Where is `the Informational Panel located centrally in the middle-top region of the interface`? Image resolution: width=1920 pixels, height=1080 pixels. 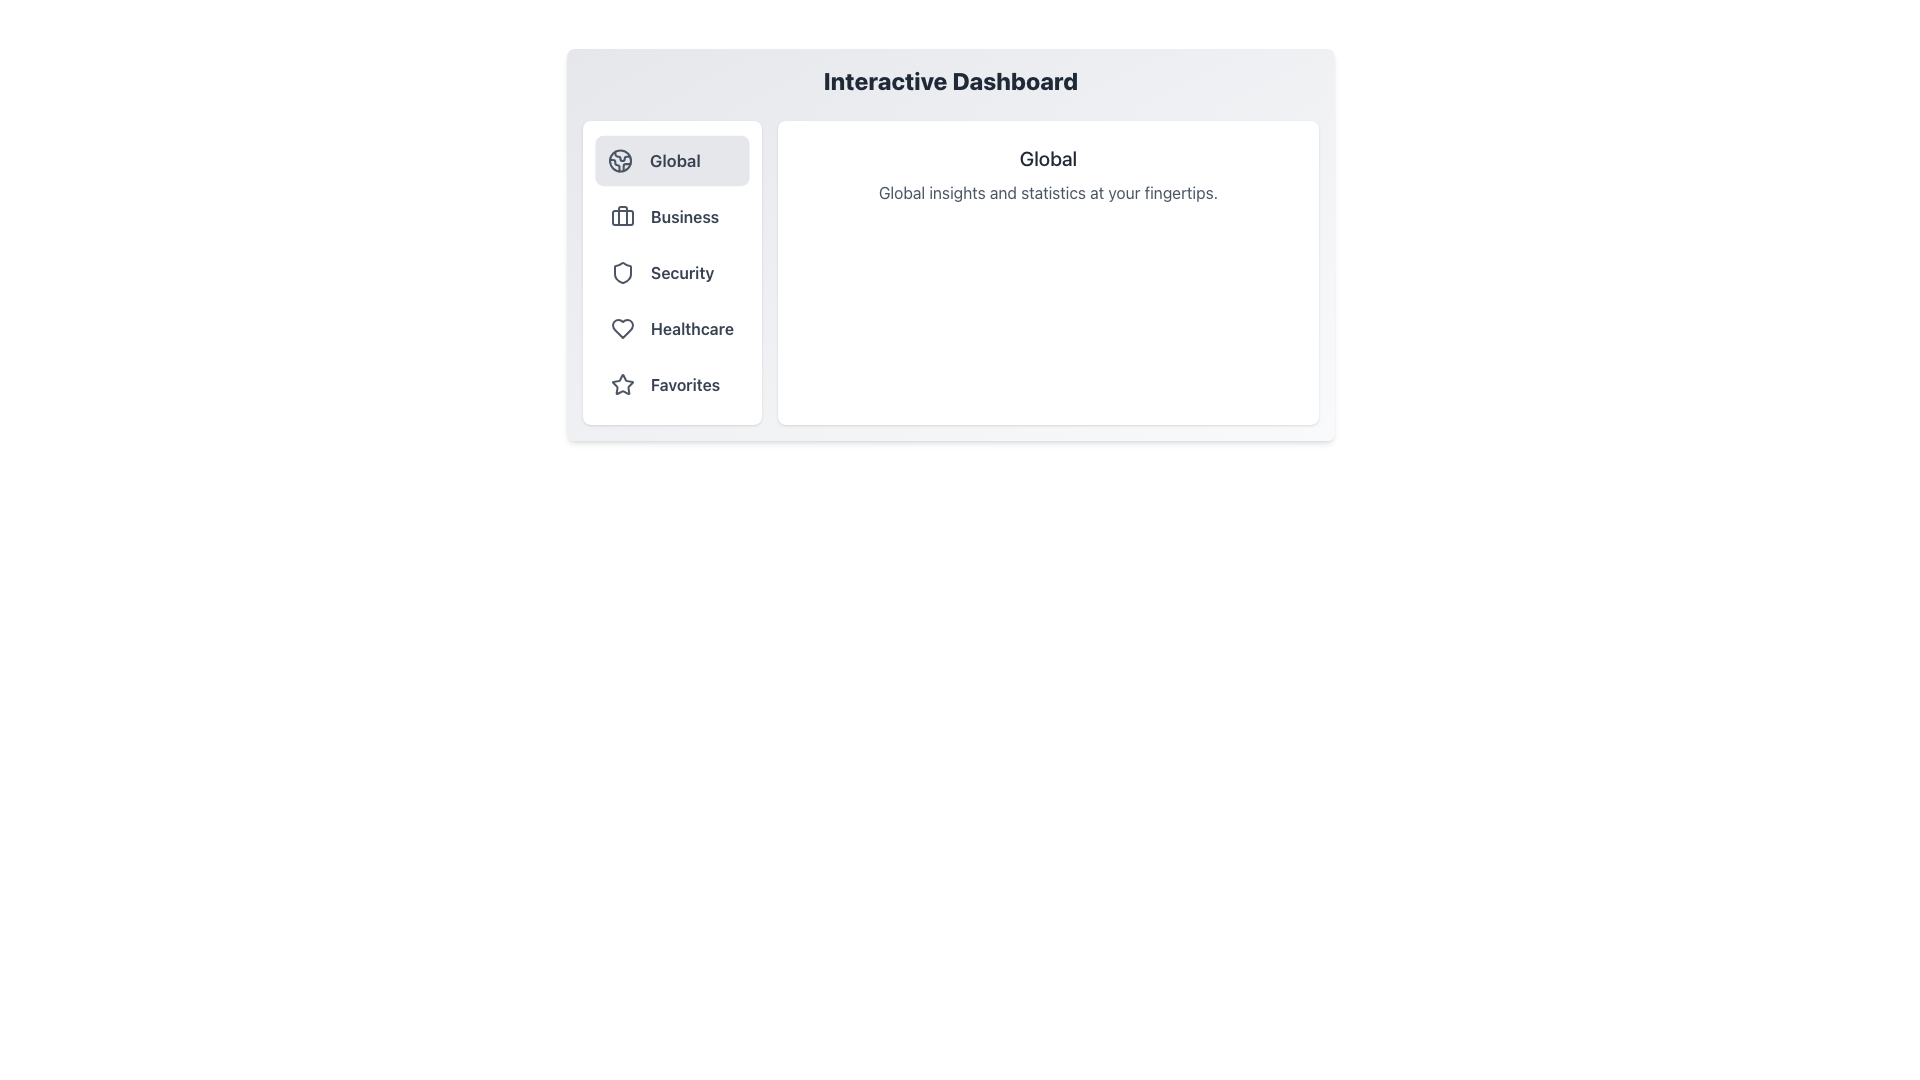
the Informational Panel located centrally in the middle-top region of the interface is located at coordinates (949, 244).